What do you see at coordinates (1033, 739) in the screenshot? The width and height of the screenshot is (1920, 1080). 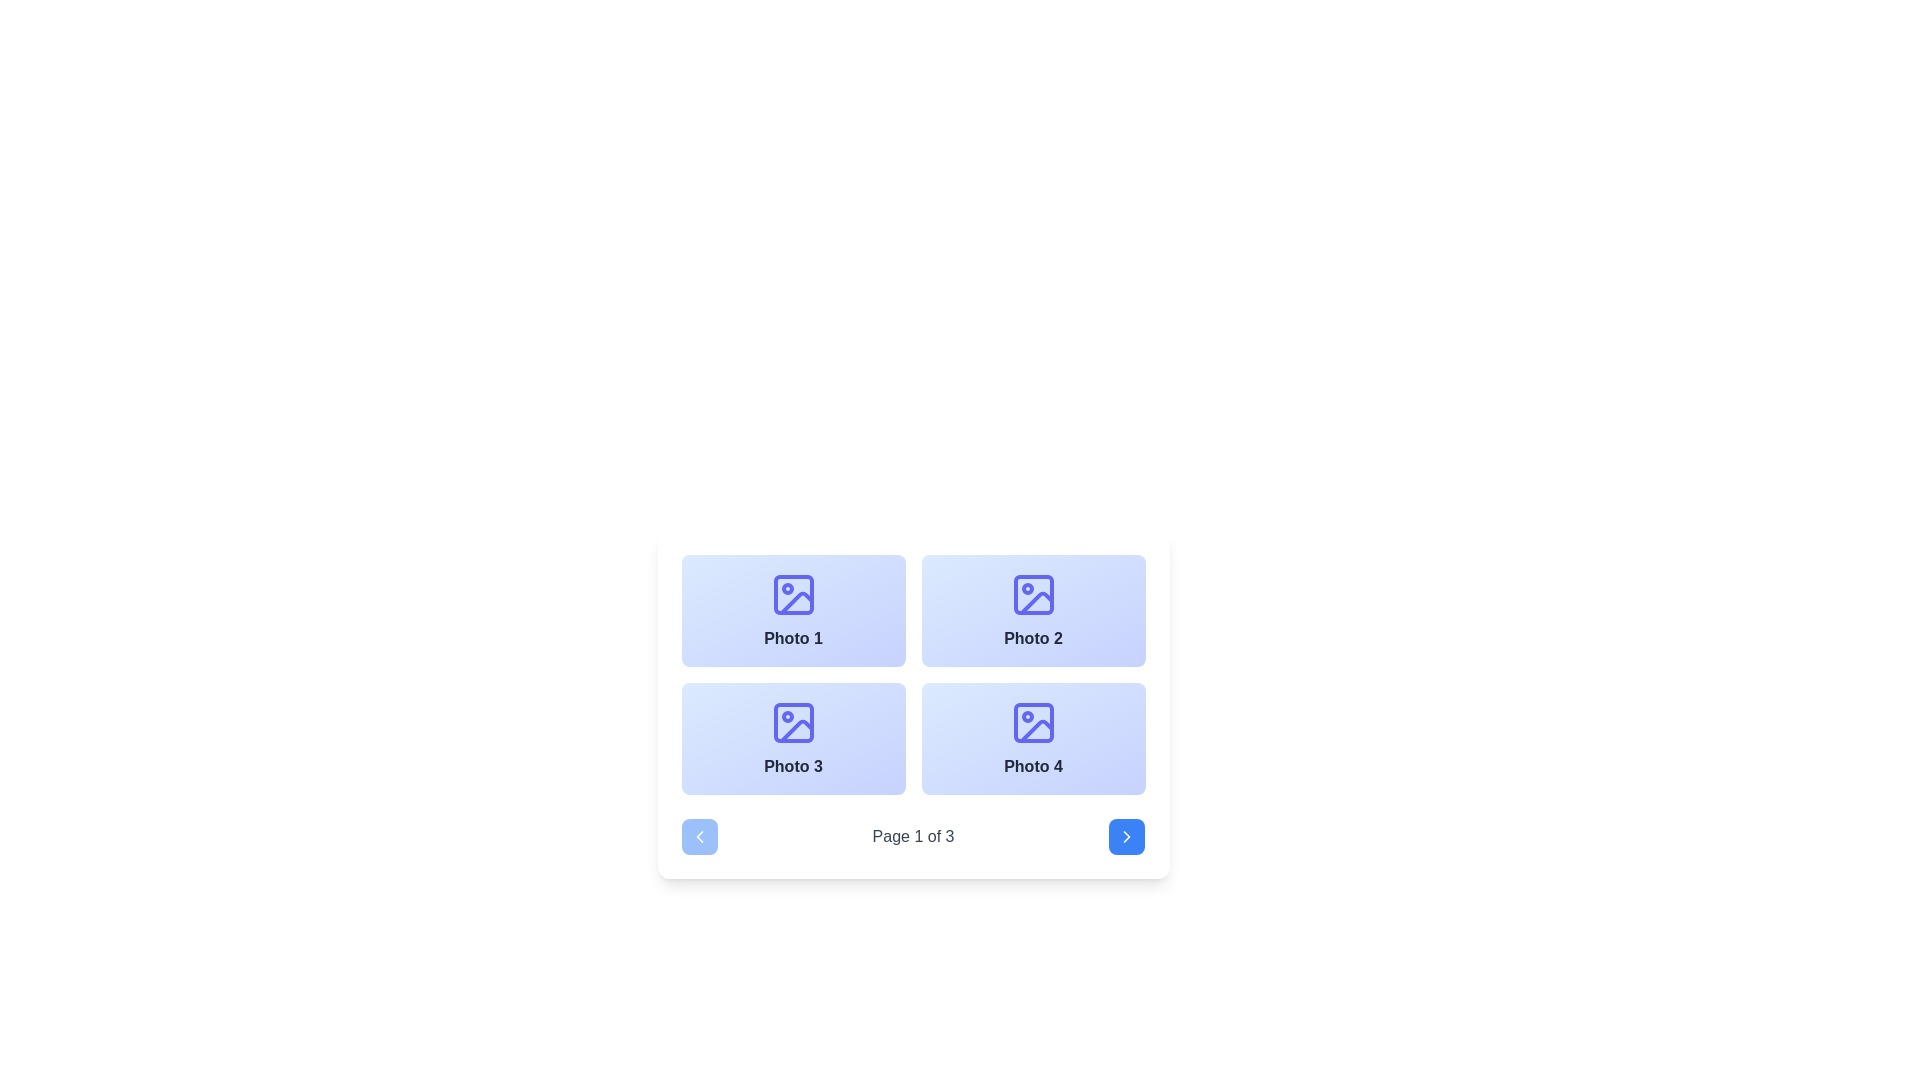 I see `the card labeled 'Photo 4' which is located in the bottom-right corner of a 2x2 grid of cards` at bounding box center [1033, 739].